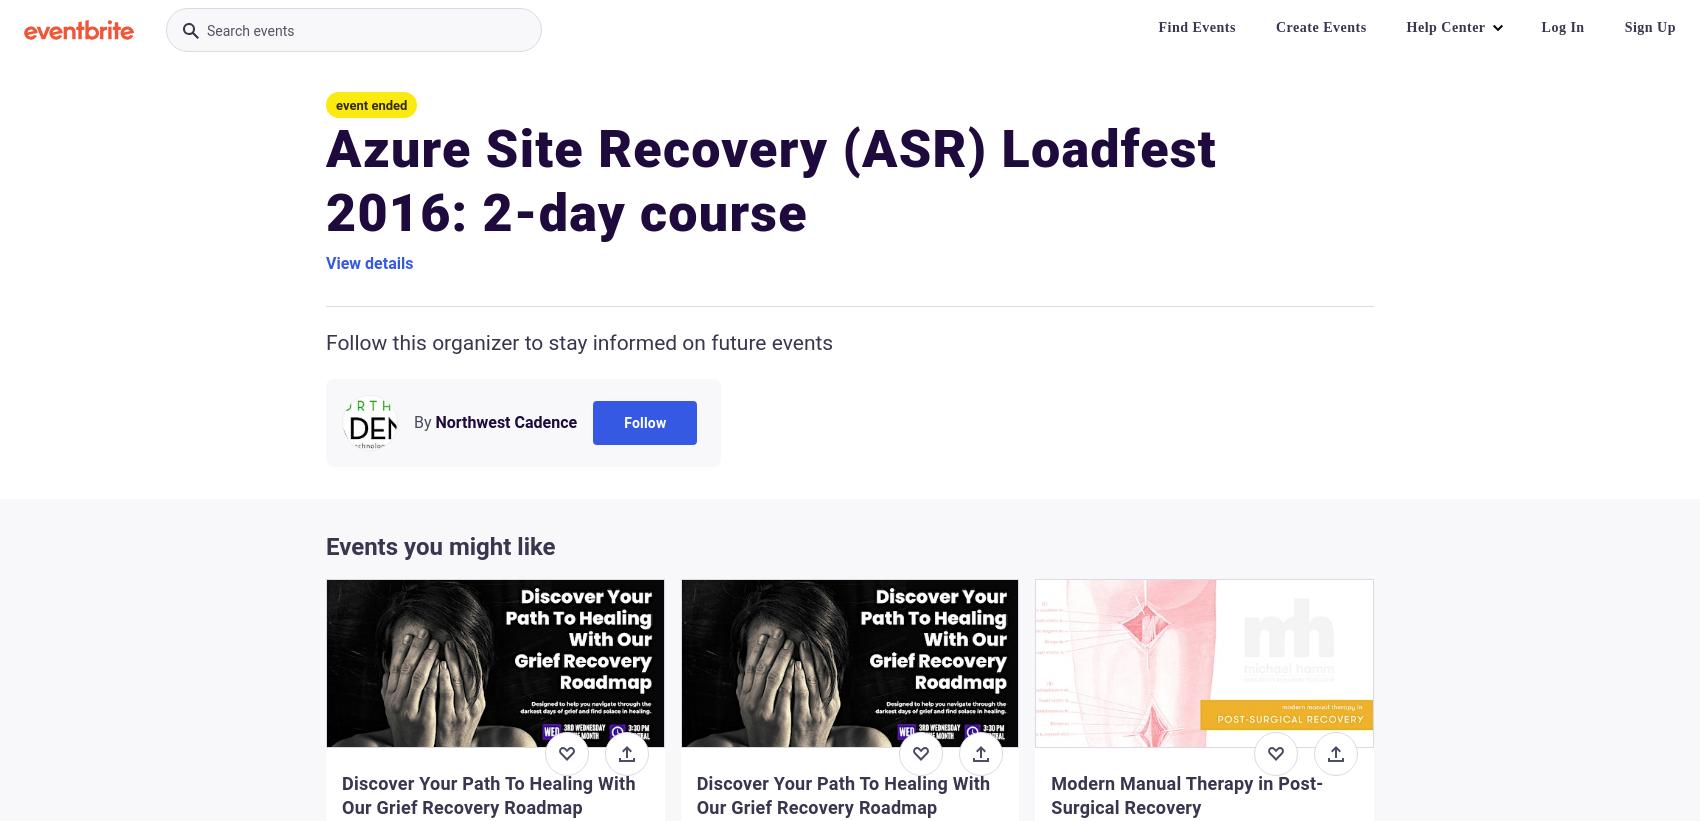  Describe the element at coordinates (368, 263) in the screenshot. I see `'View details'` at that location.